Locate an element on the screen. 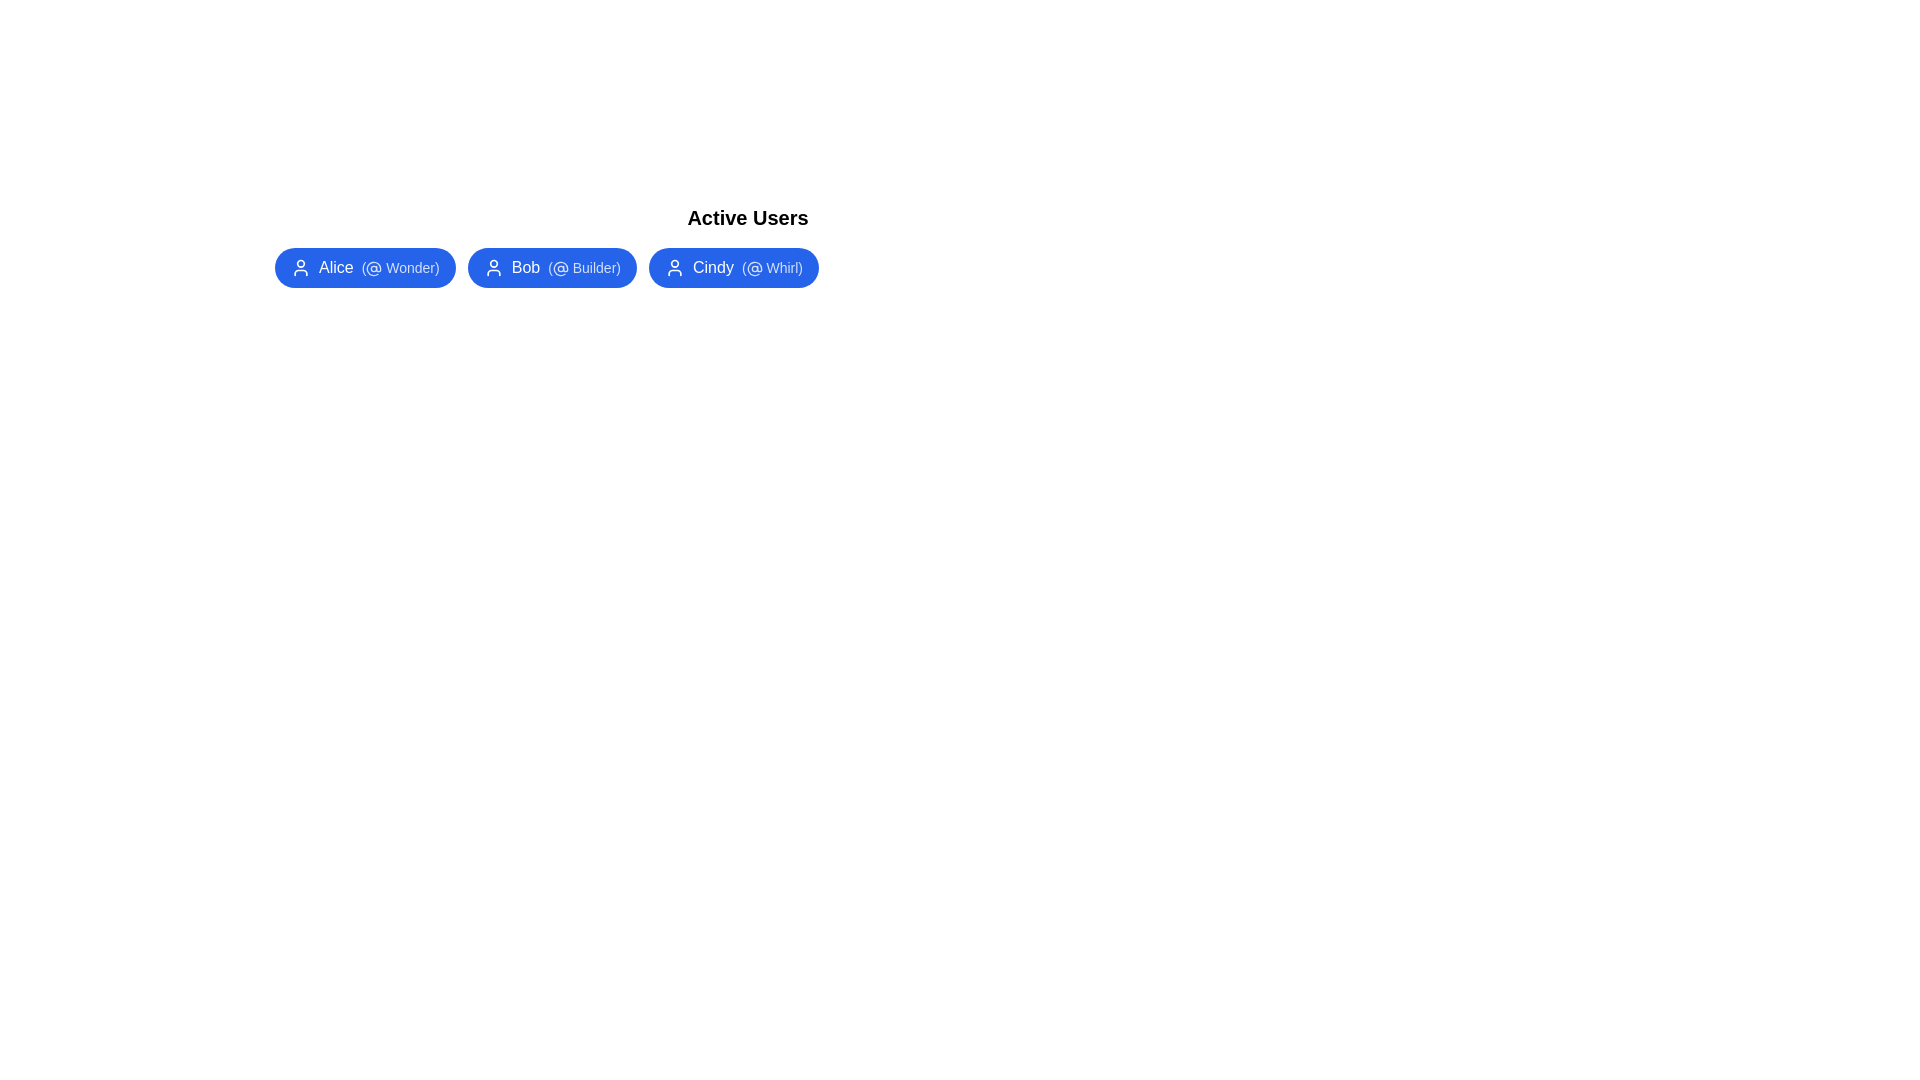 This screenshot has width=1920, height=1080. the user chip labeled Cindy is located at coordinates (733, 266).